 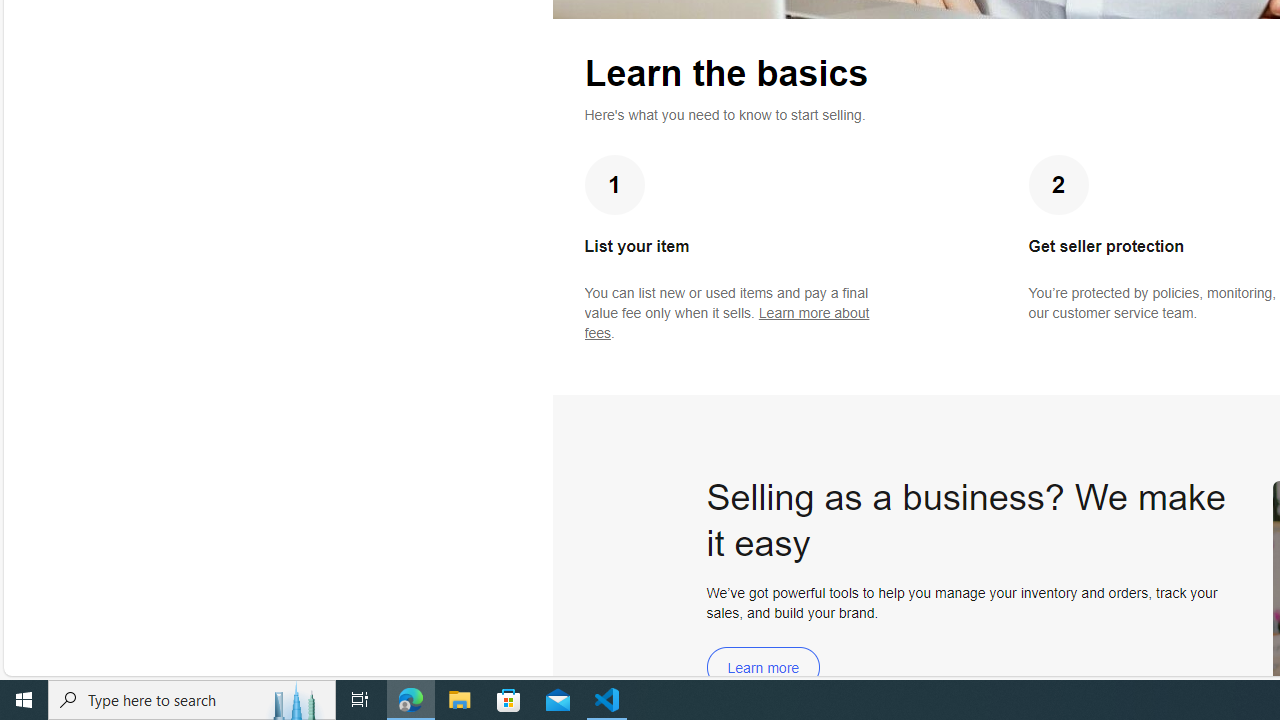 I want to click on 'Learn more about fees - opens in new window or tab.', so click(x=726, y=322).